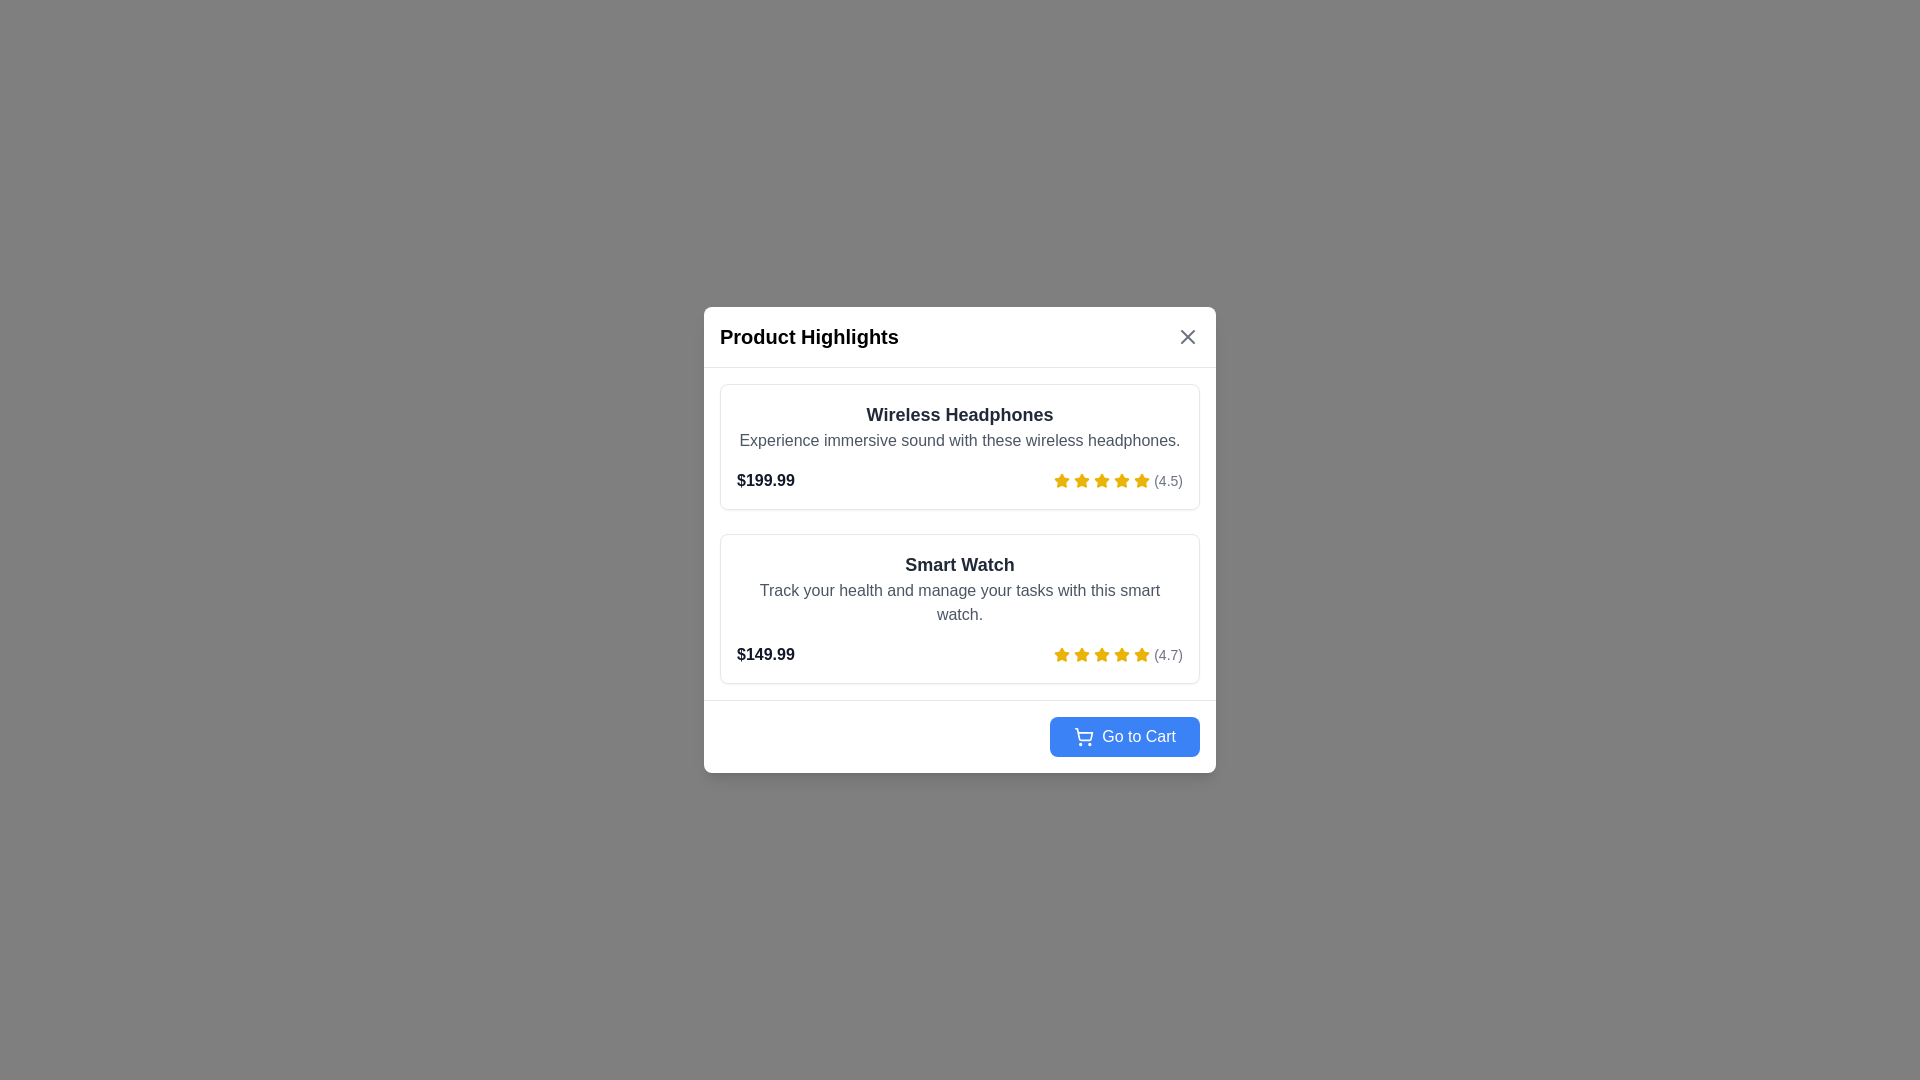  Describe the element at coordinates (1122, 655) in the screenshot. I see `the fifth star icon in the rating display for 'Smart Watch' as a rating indicator` at that location.